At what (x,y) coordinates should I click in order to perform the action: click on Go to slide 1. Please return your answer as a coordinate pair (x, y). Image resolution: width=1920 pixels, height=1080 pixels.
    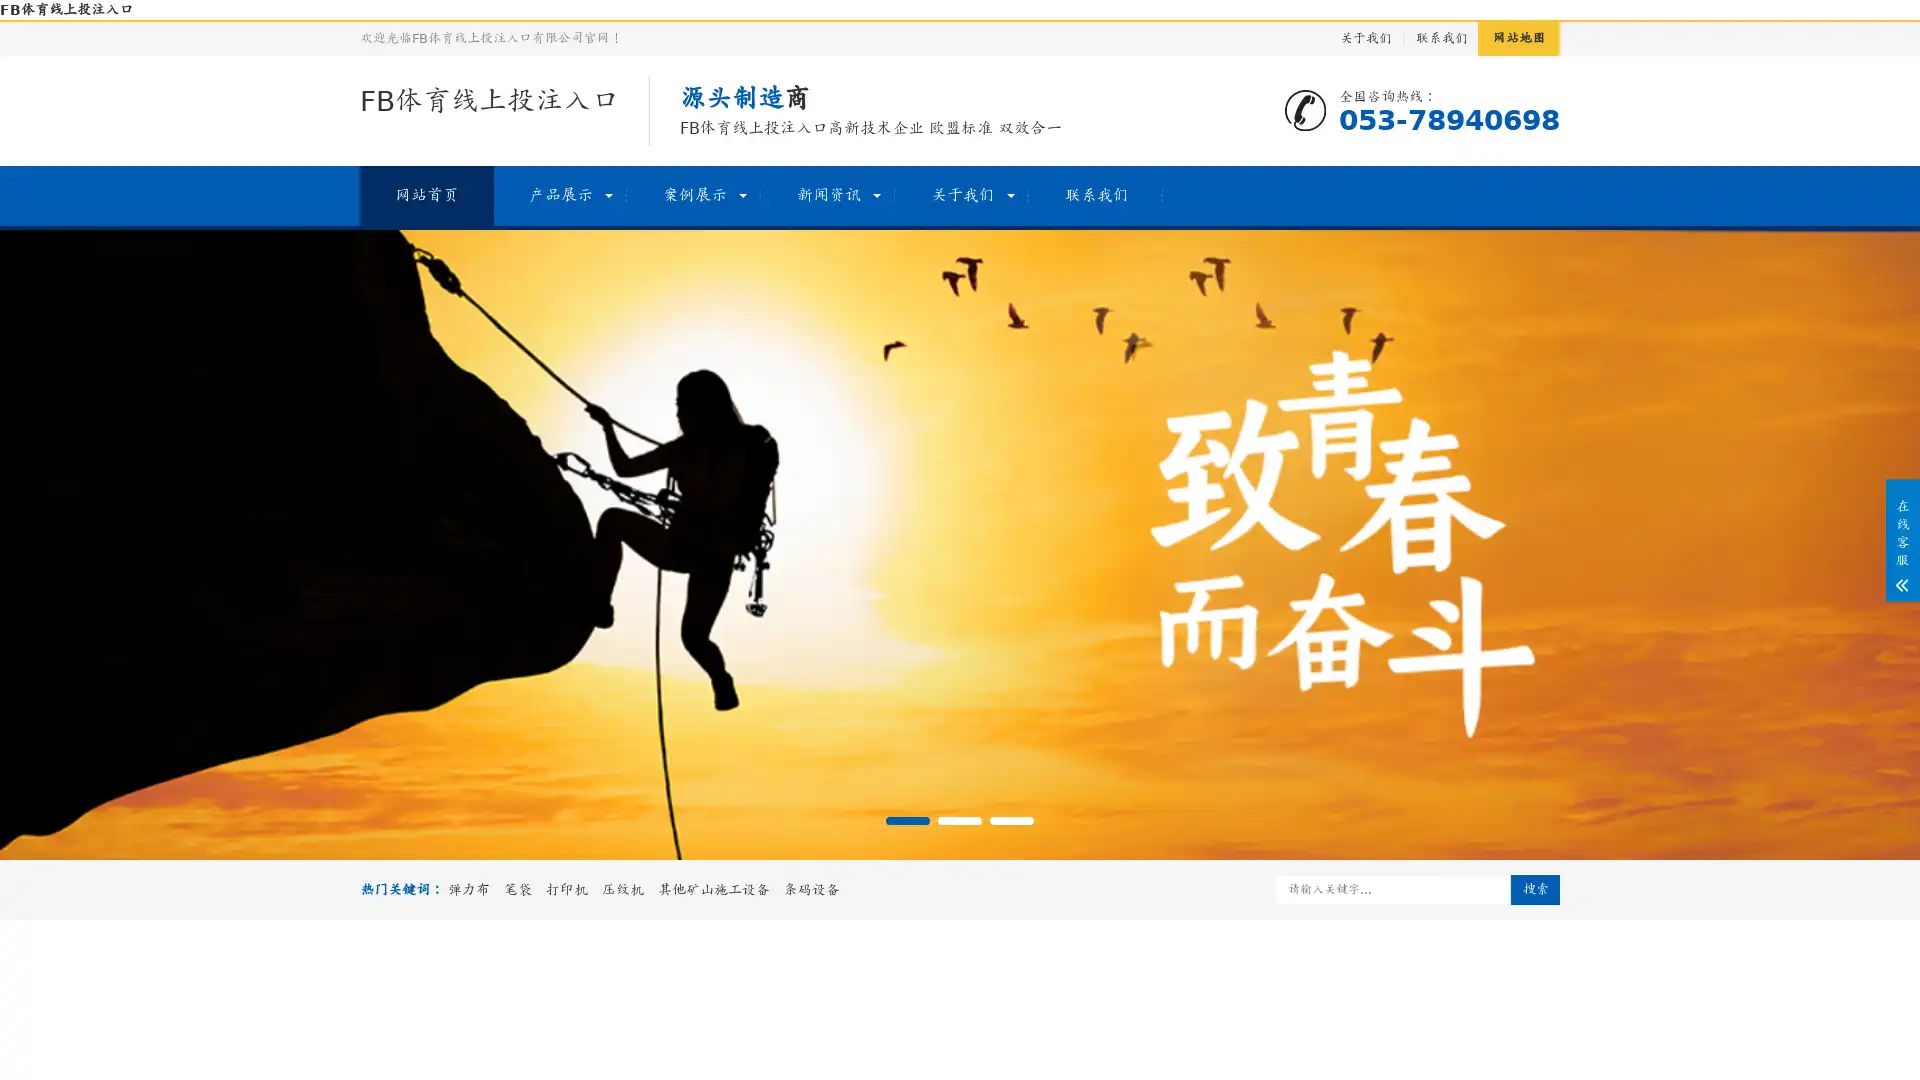
    Looking at the image, I should click on (906, 821).